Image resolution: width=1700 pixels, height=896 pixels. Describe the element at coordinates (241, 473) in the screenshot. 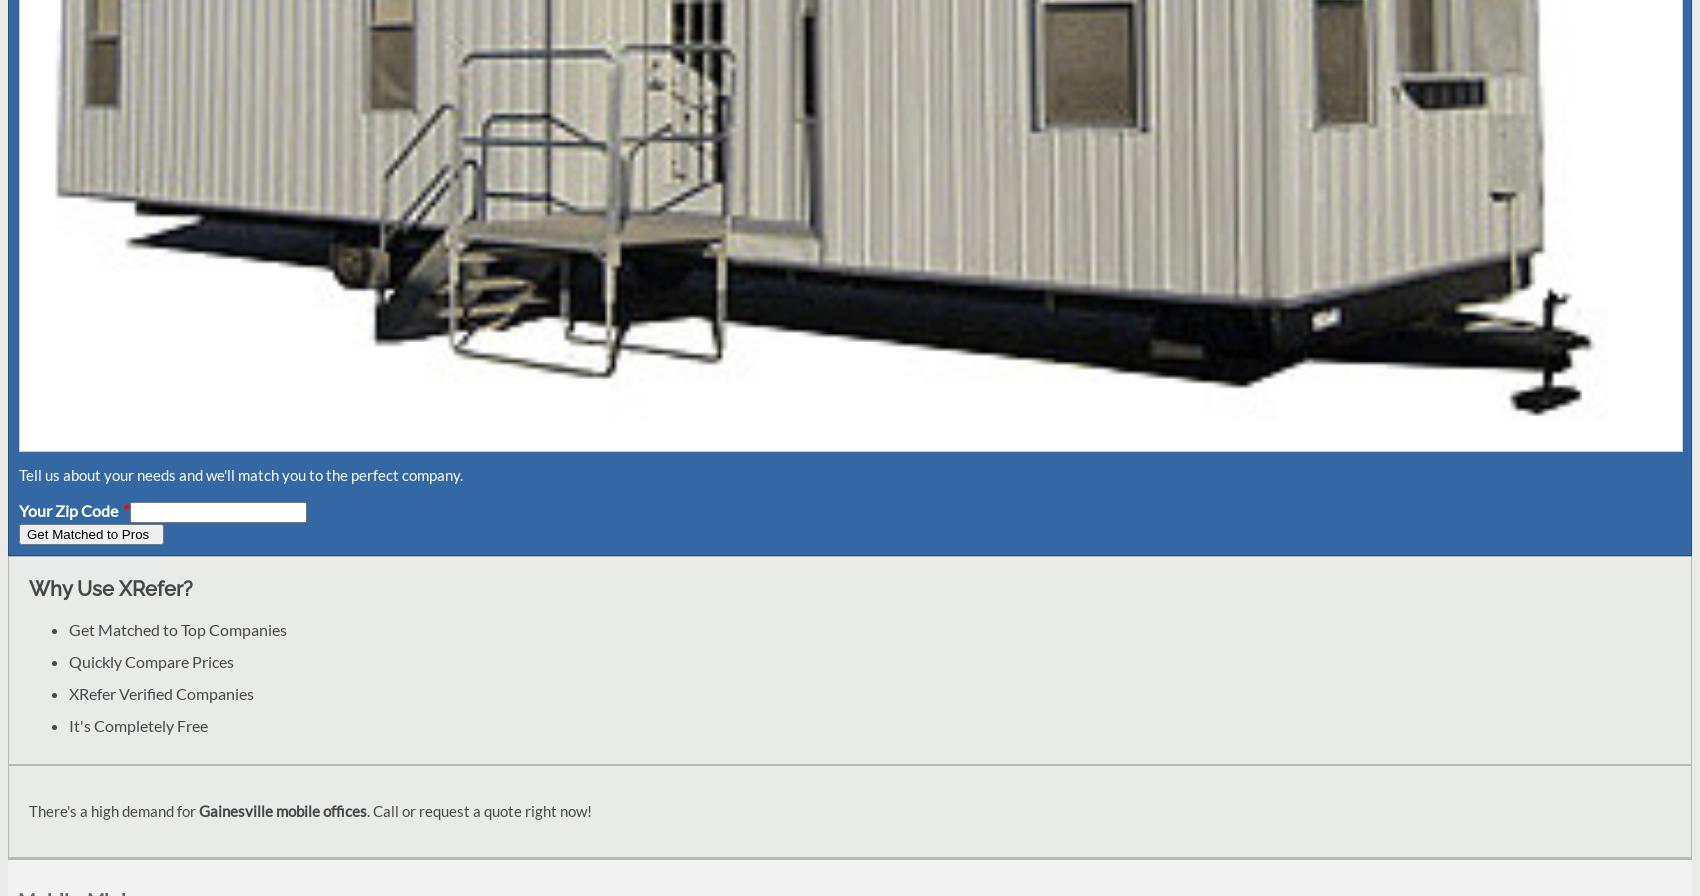

I see `'Tell us about your needs and we'll match you to the perfect company.'` at that location.